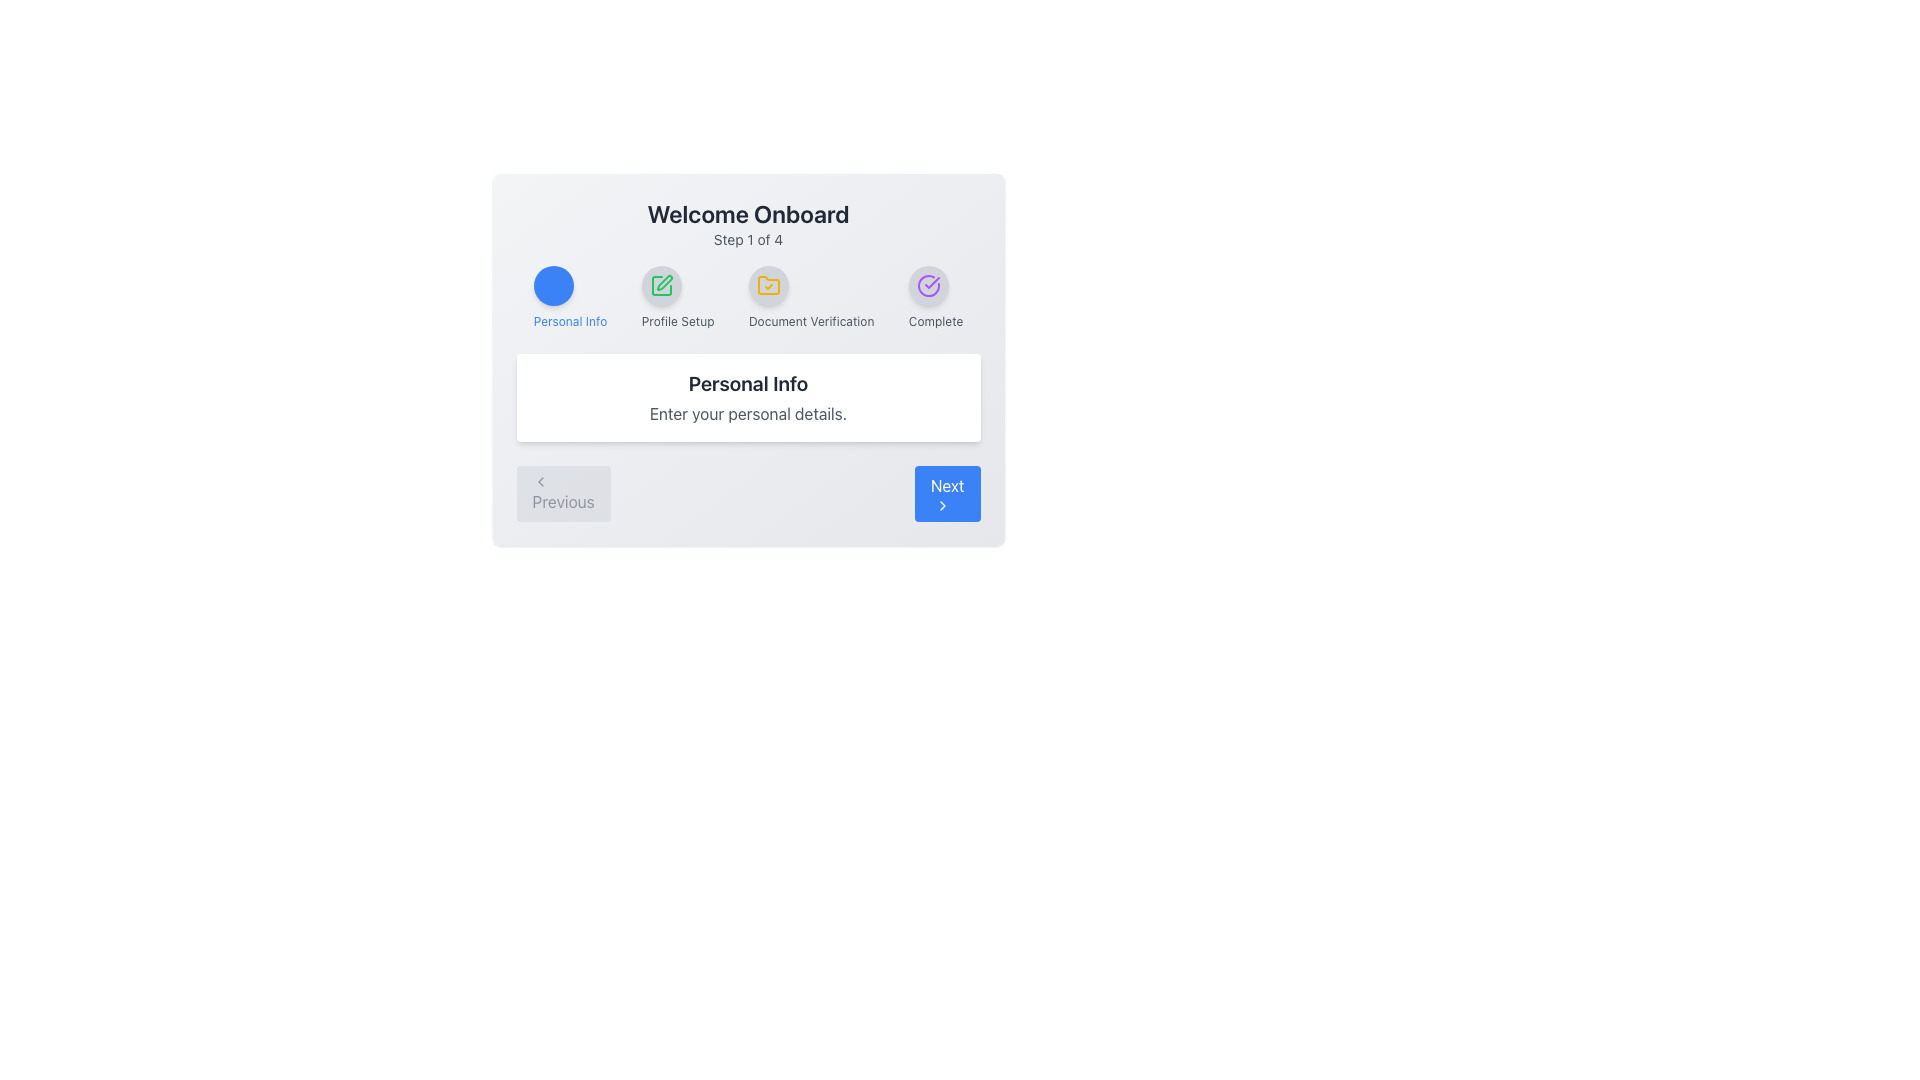 This screenshot has width=1920, height=1080. I want to click on the appearance of the 'Complete' button in the navigation area of the onboarding interface, which indicates a completed action, so click(927, 285).